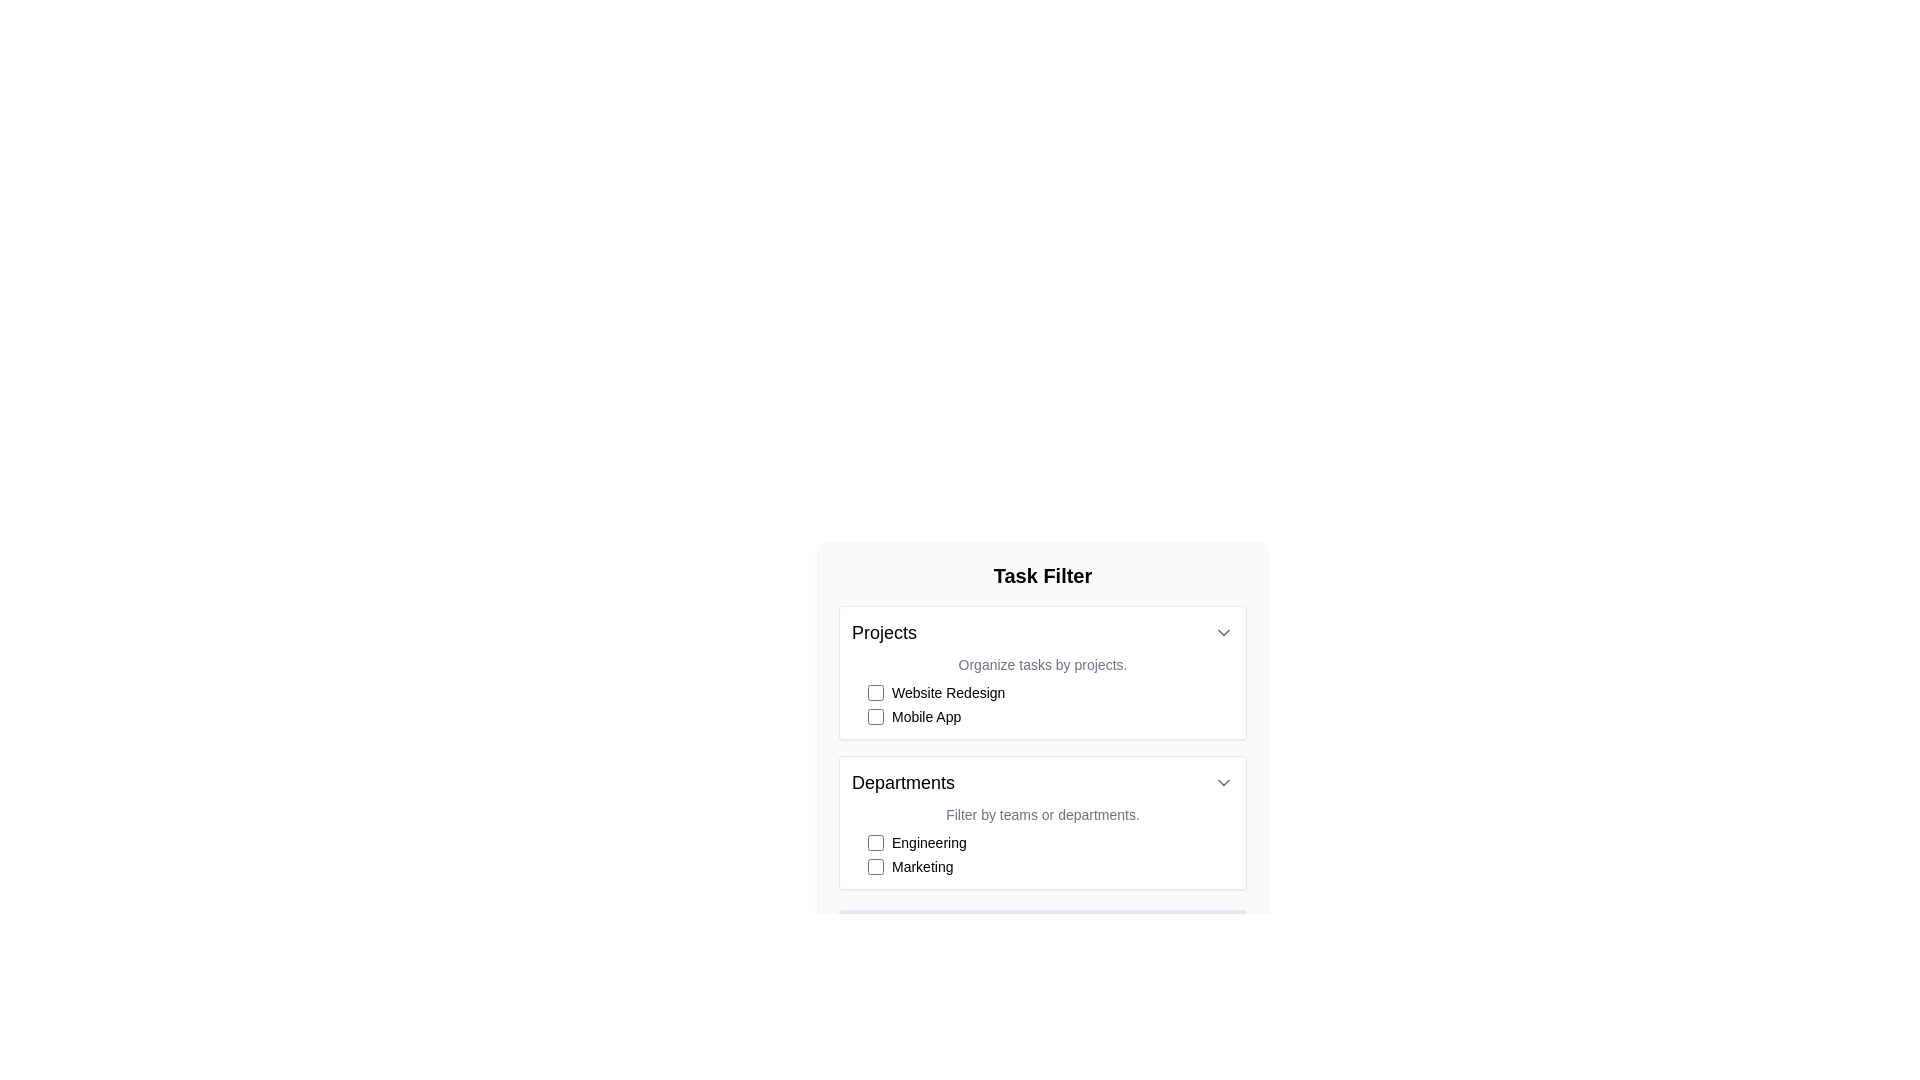  Describe the element at coordinates (875, 866) in the screenshot. I see `the checkbox for filtering tasks associated with the 'Marketing' department located in the 'Departments' section under the 'Task Filter' interface` at that location.